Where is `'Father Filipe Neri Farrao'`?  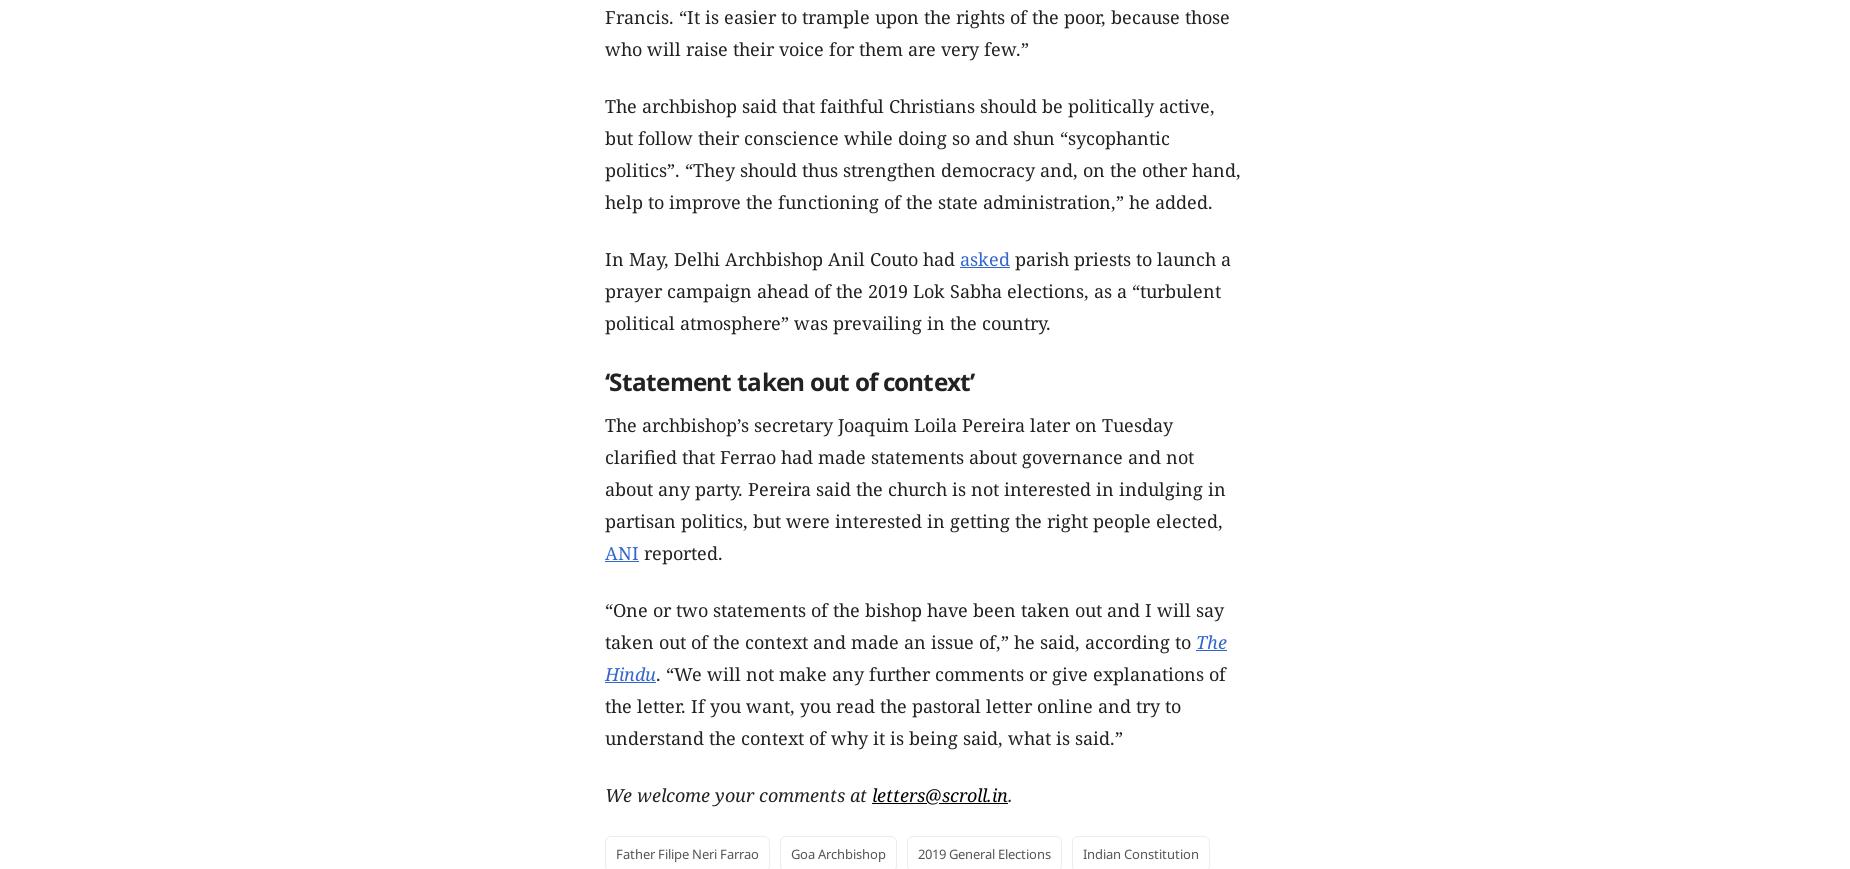
'Father Filipe Neri Farrao' is located at coordinates (687, 853).